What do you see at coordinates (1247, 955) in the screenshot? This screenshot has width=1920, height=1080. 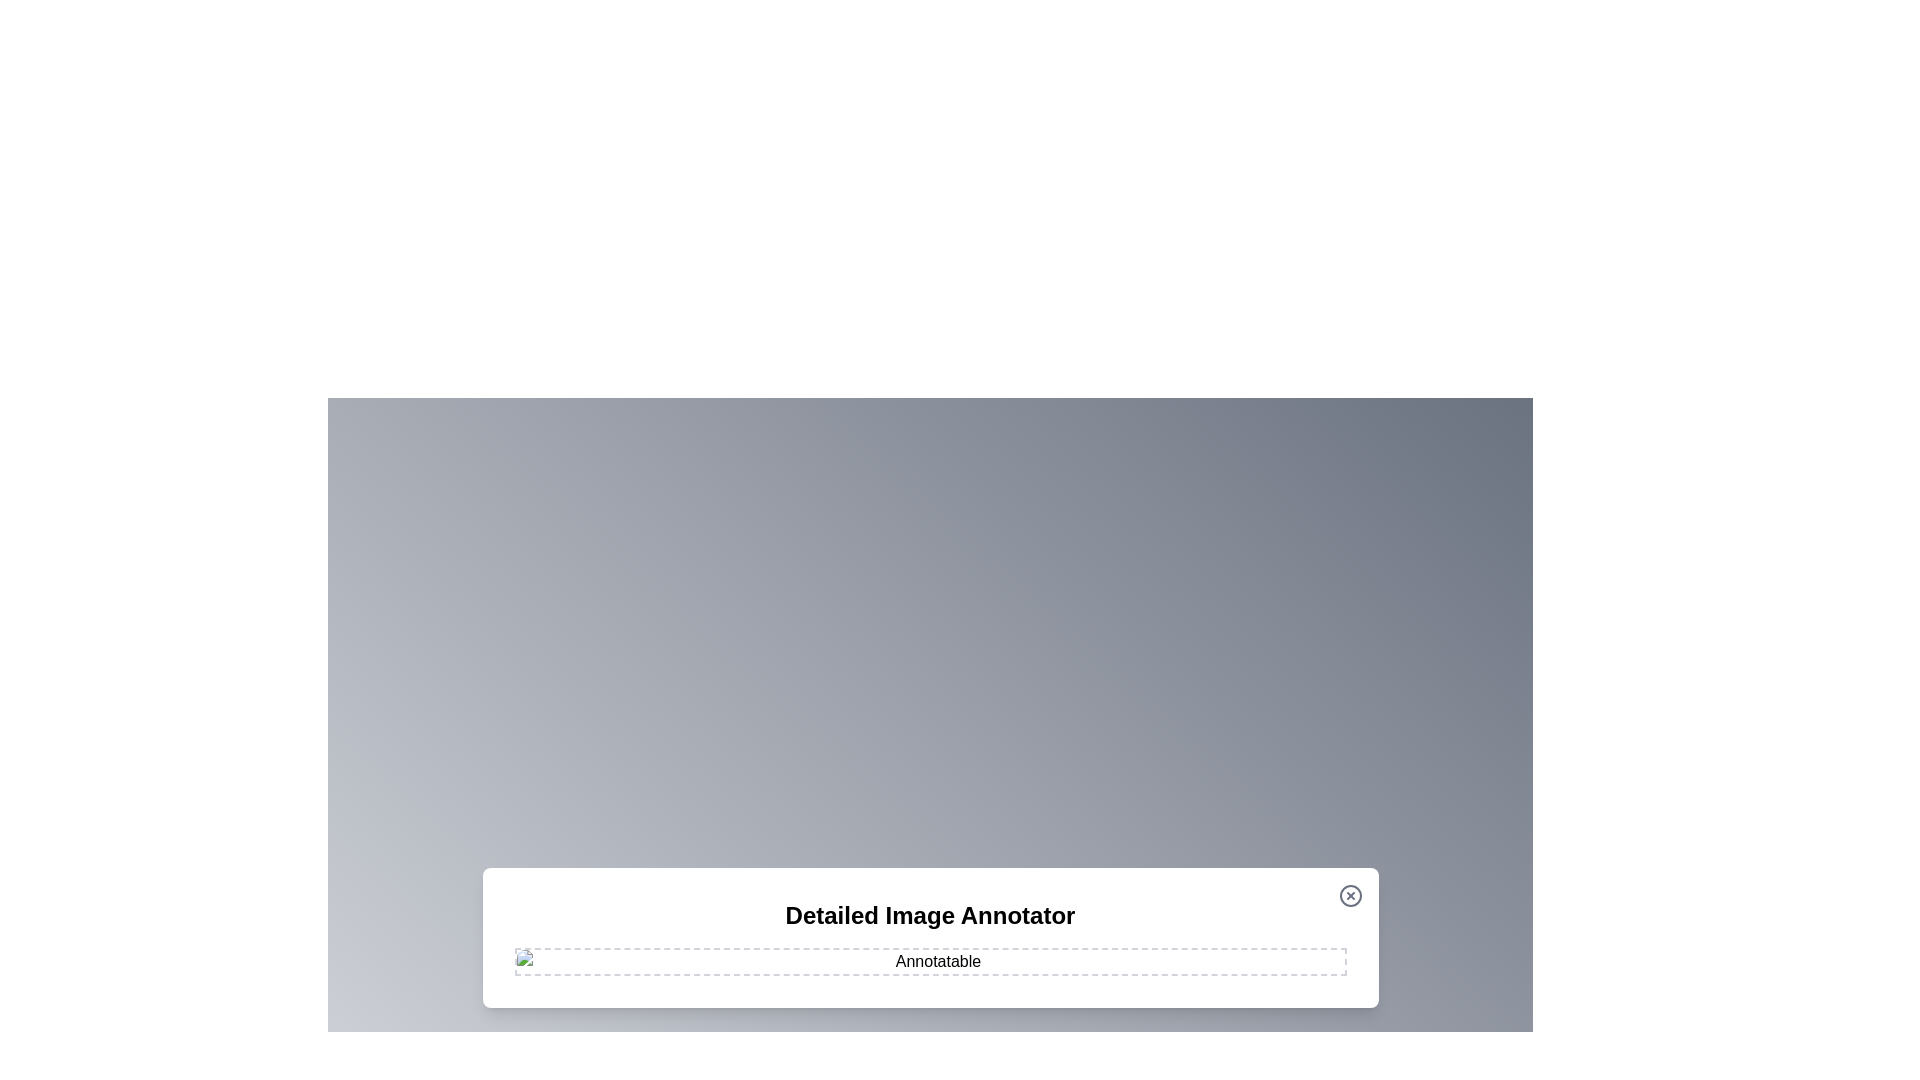 I see `the image at coordinates (1249, 957) to add an annotation` at bounding box center [1247, 955].